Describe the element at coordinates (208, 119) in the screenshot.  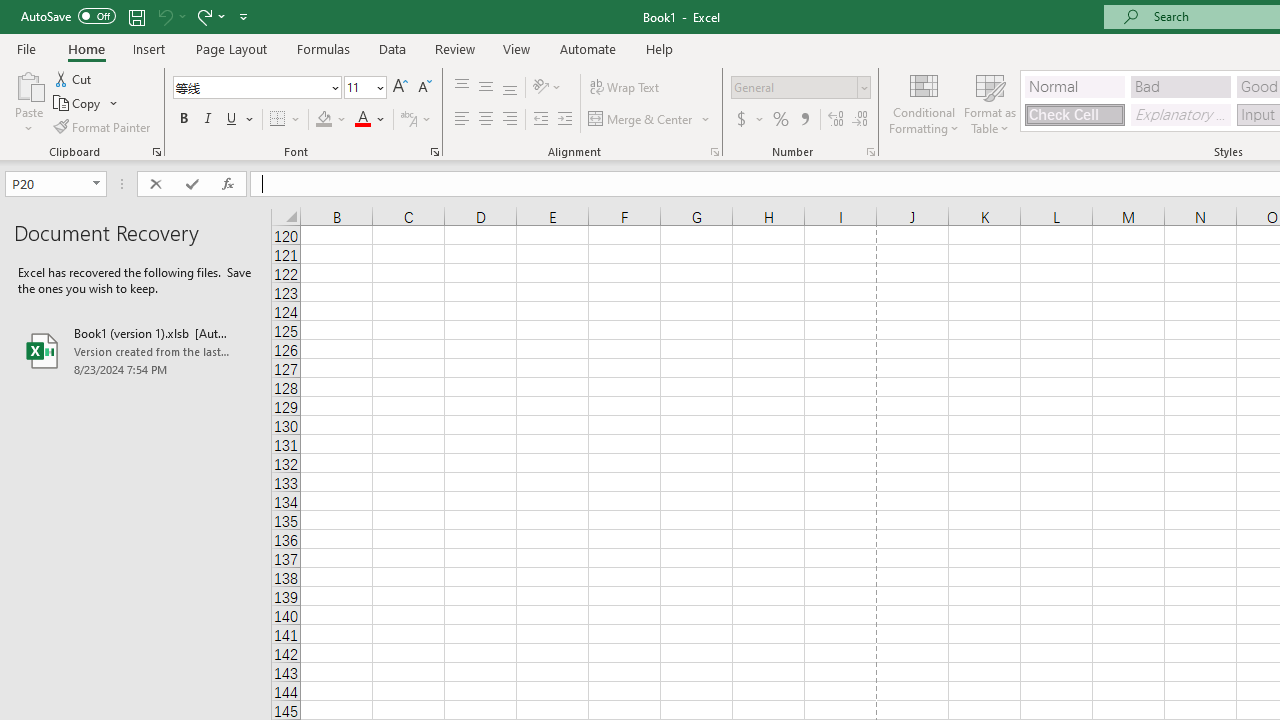
I see `'Italic'` at that location.